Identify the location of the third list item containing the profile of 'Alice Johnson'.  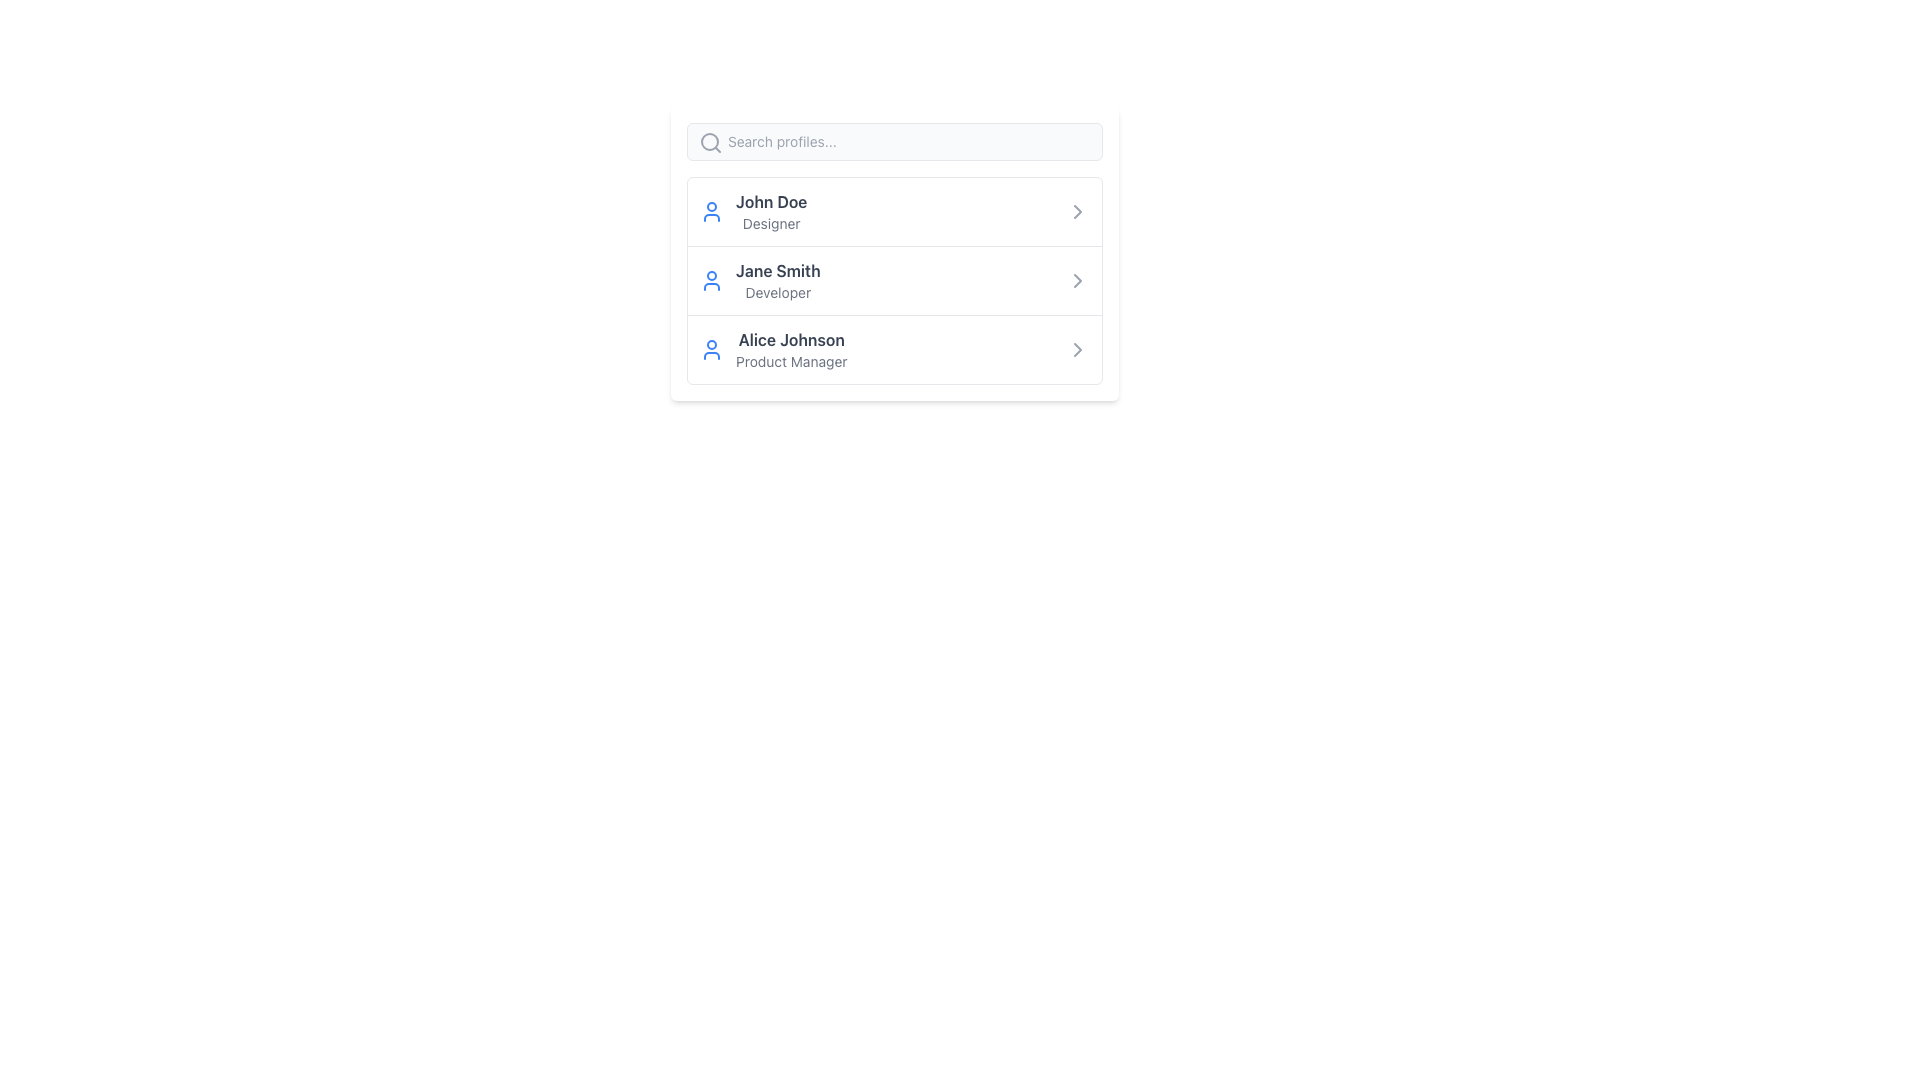
(772, 349).